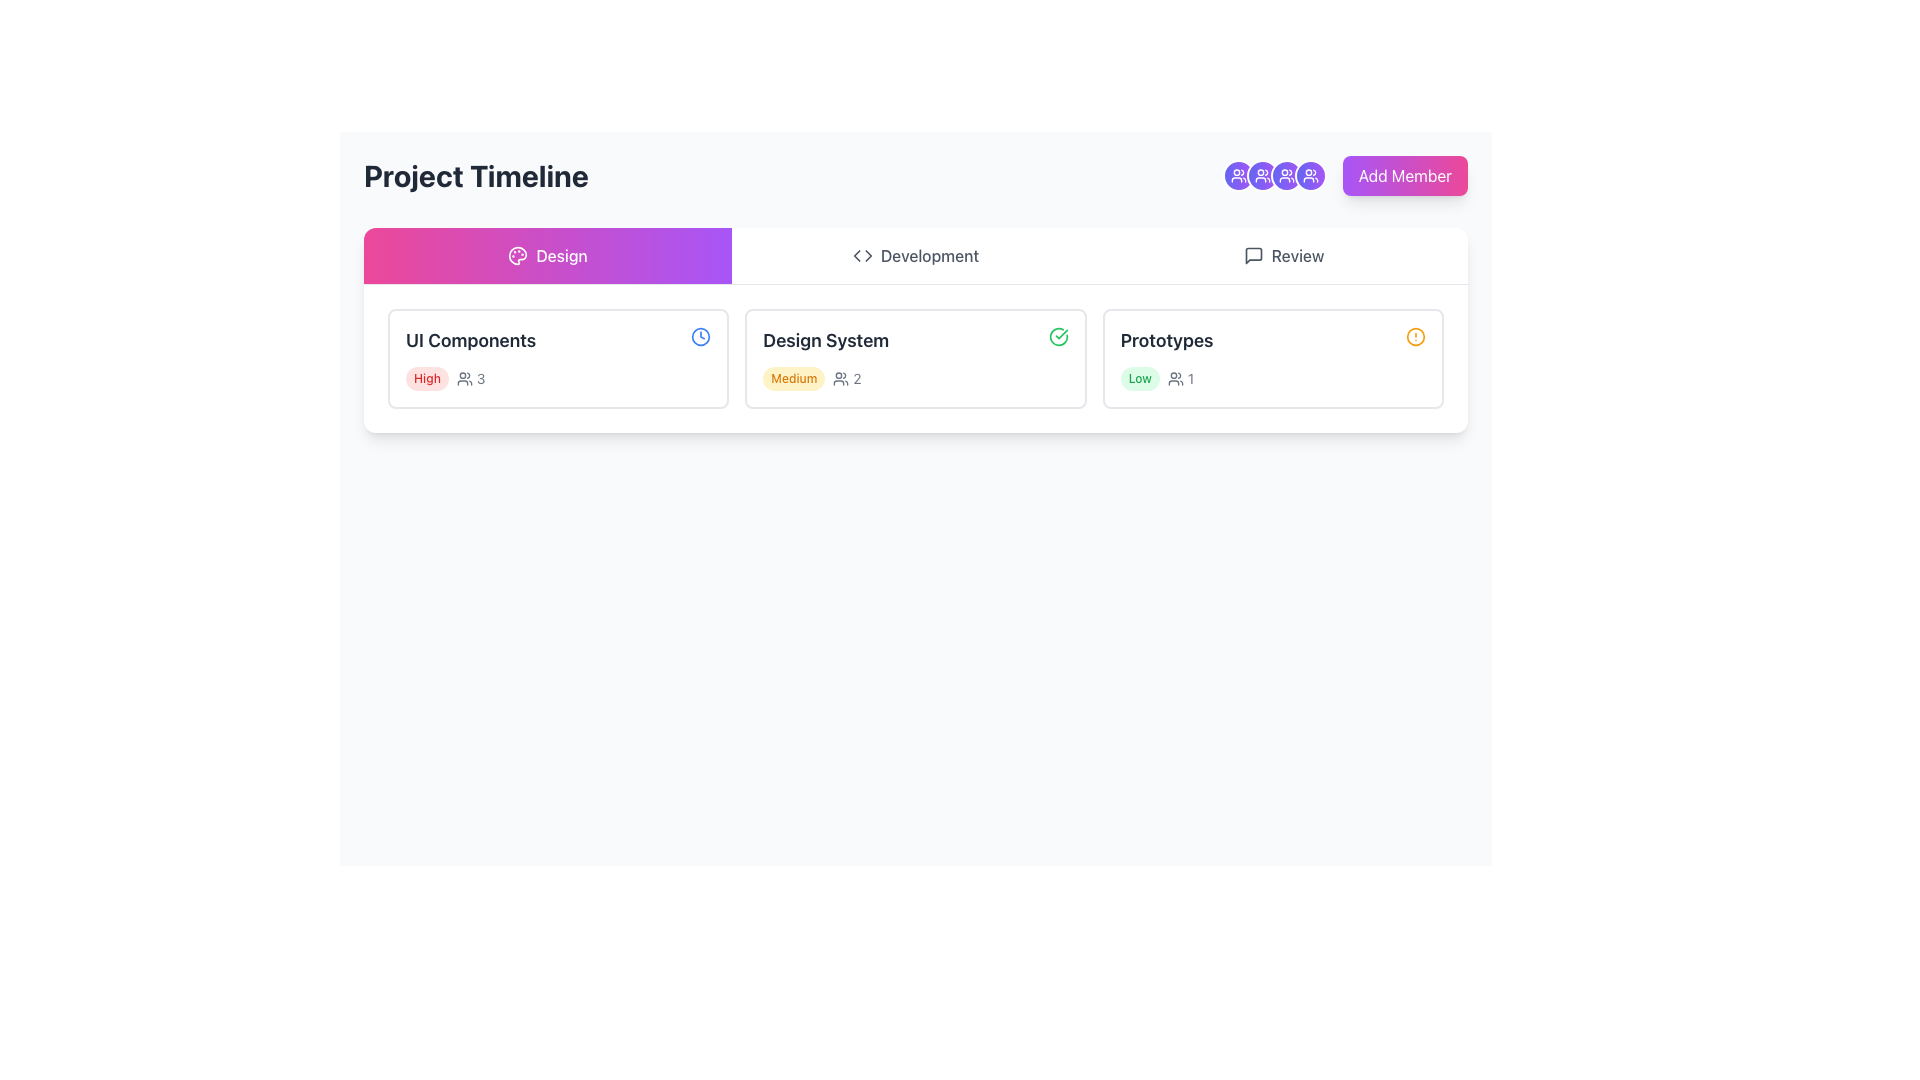 Image resolution: width=1920 pixels, height=1080 pixels. Describe the element at coordinates (558, 357) in the screenshot. I see `the first card labeled 'UI Components' from the 'Design' tab in the 'Project Timeline' section` at that location.